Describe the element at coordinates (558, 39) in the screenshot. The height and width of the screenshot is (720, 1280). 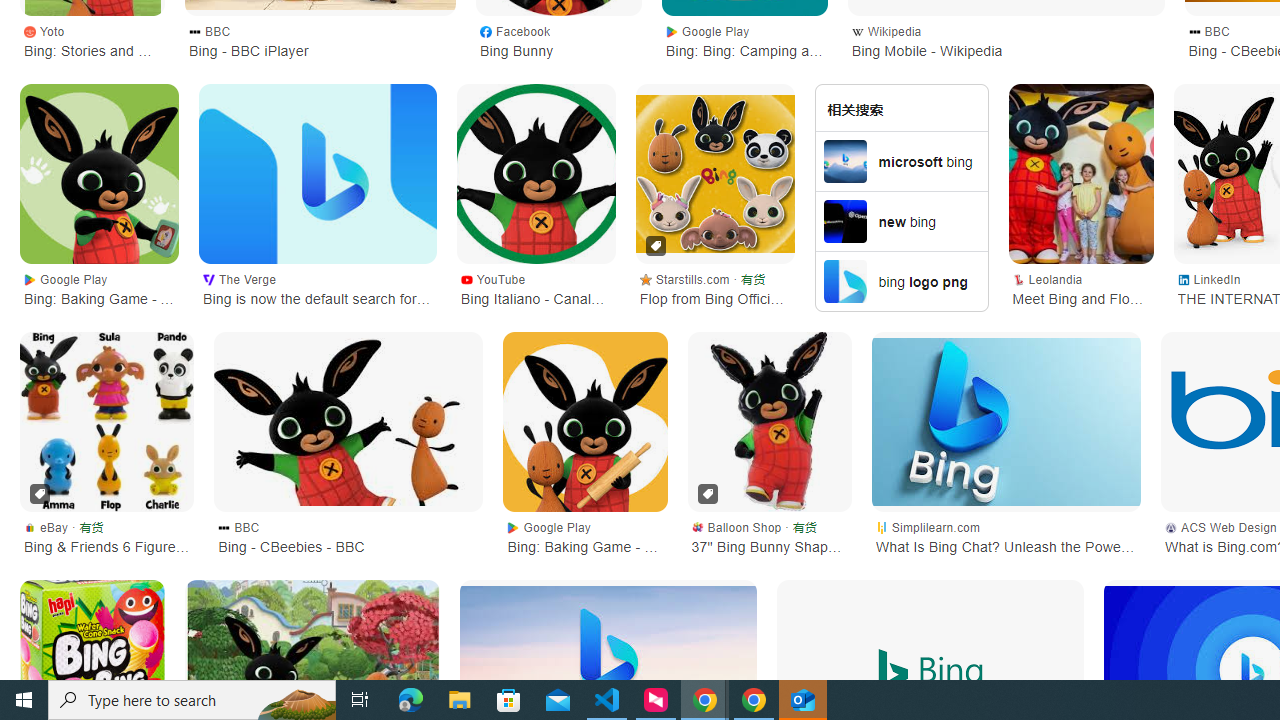
I see `'Facebook Bing Bunny'` at that location.